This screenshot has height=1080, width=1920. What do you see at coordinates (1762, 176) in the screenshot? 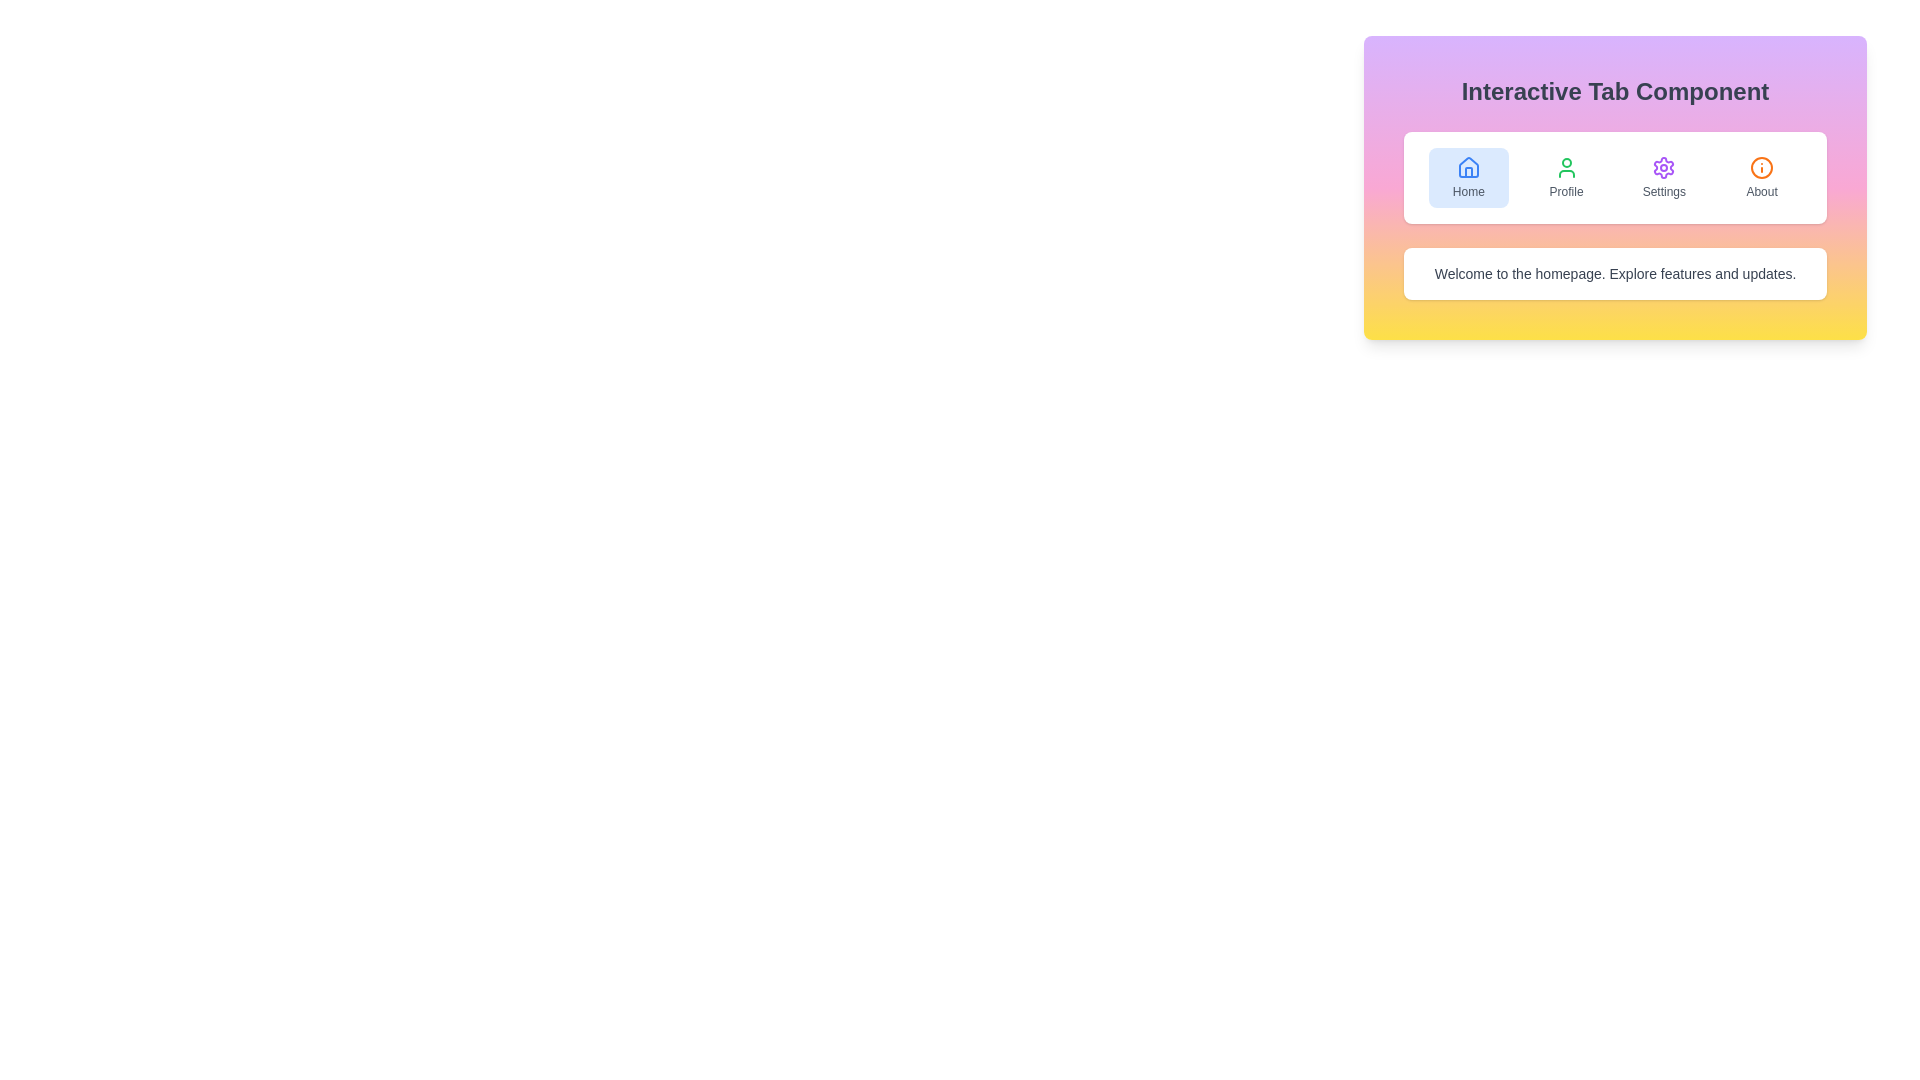
I see `the tab button labeled About to view its hover effect` at bounding box center [1762, 176].